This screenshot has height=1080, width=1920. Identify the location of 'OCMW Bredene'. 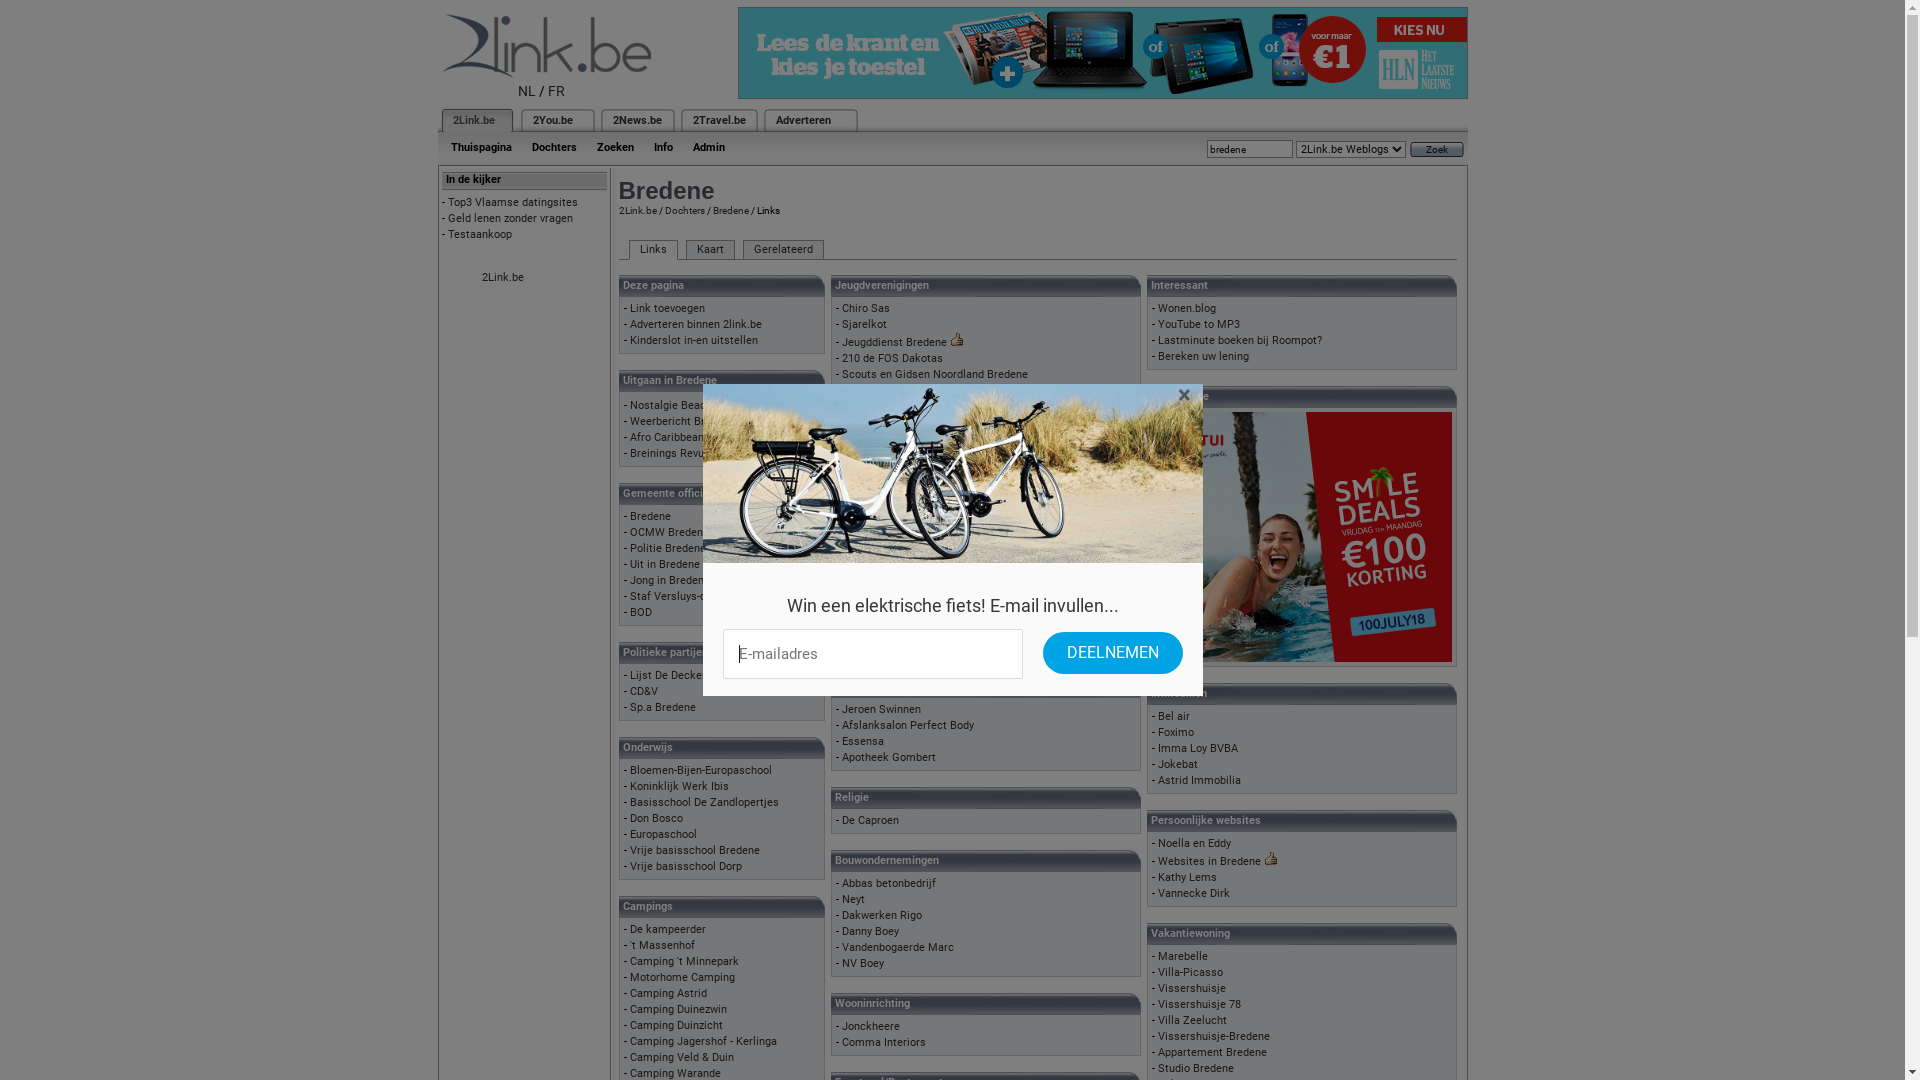
(669, 531).